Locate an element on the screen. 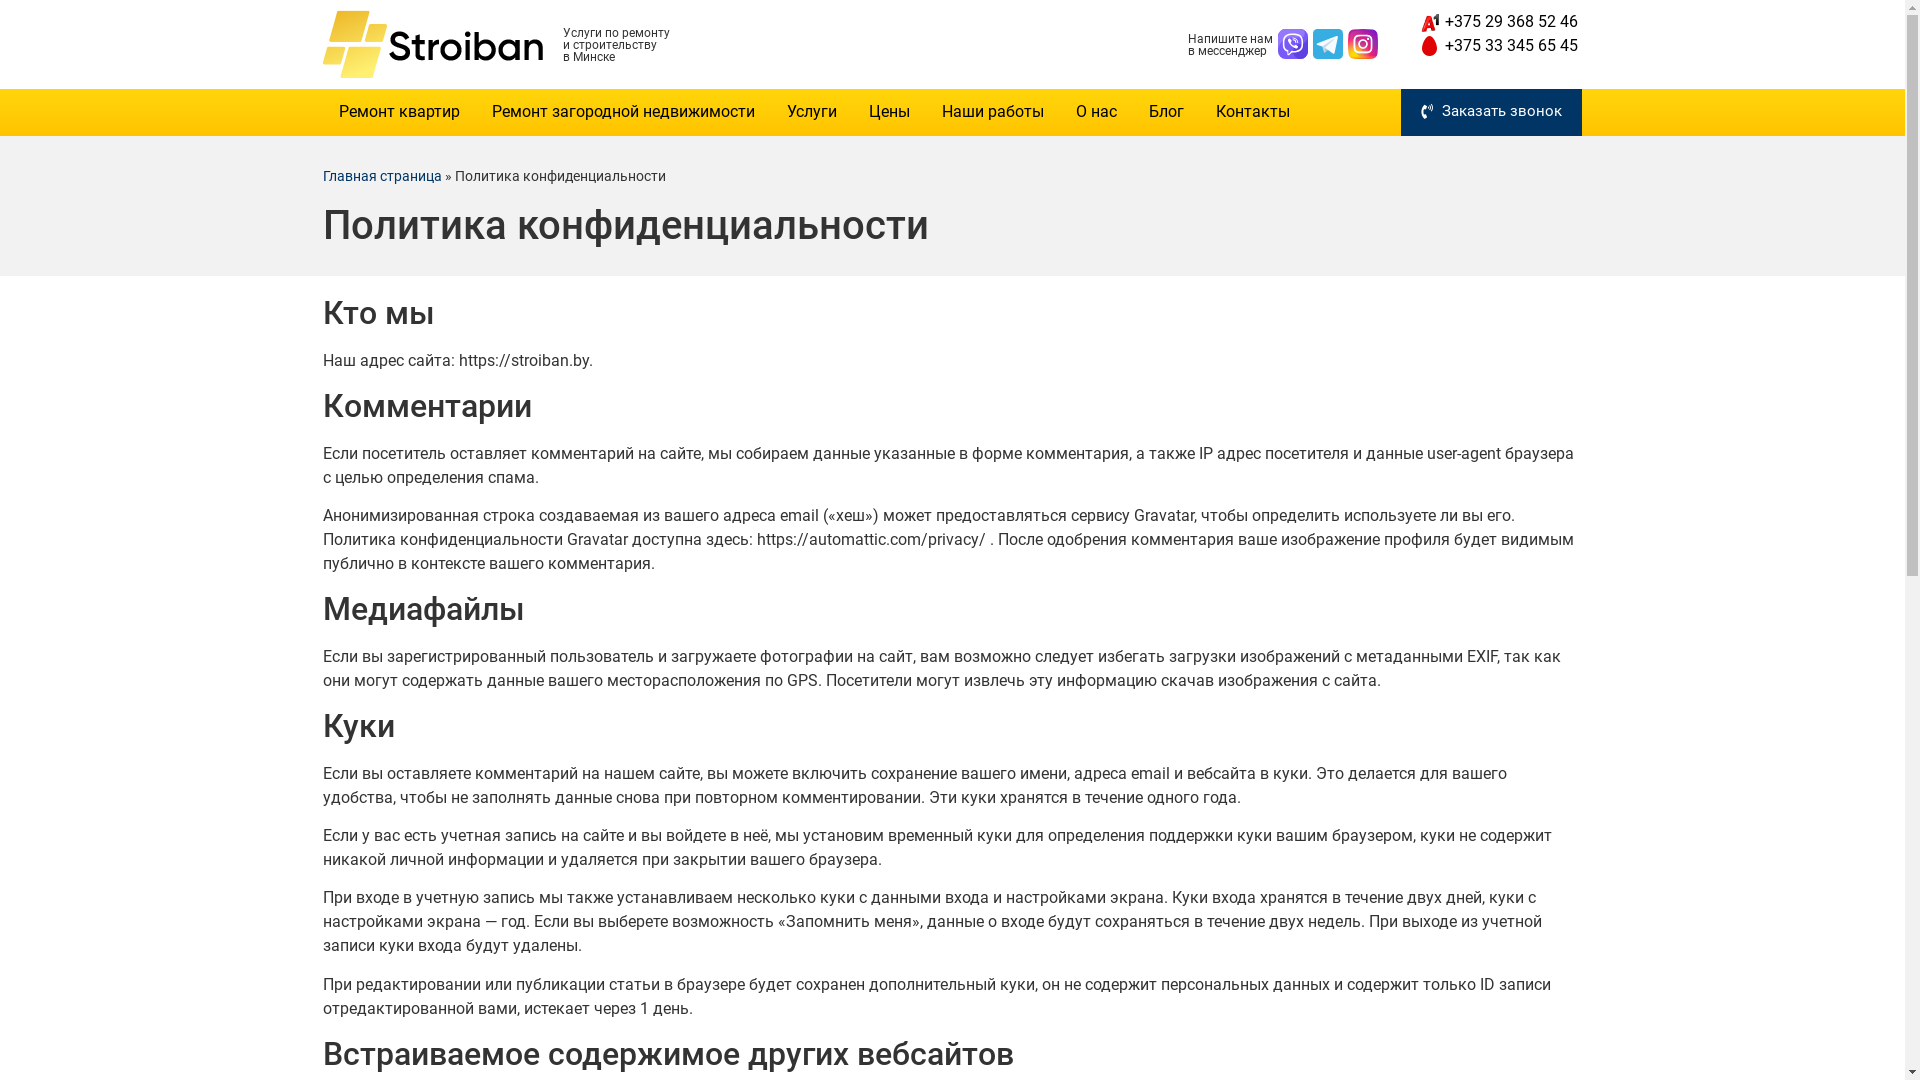 The image size is (1920, 1080). '+375 29 368 52 46' is located at coordinates (1497, 22).